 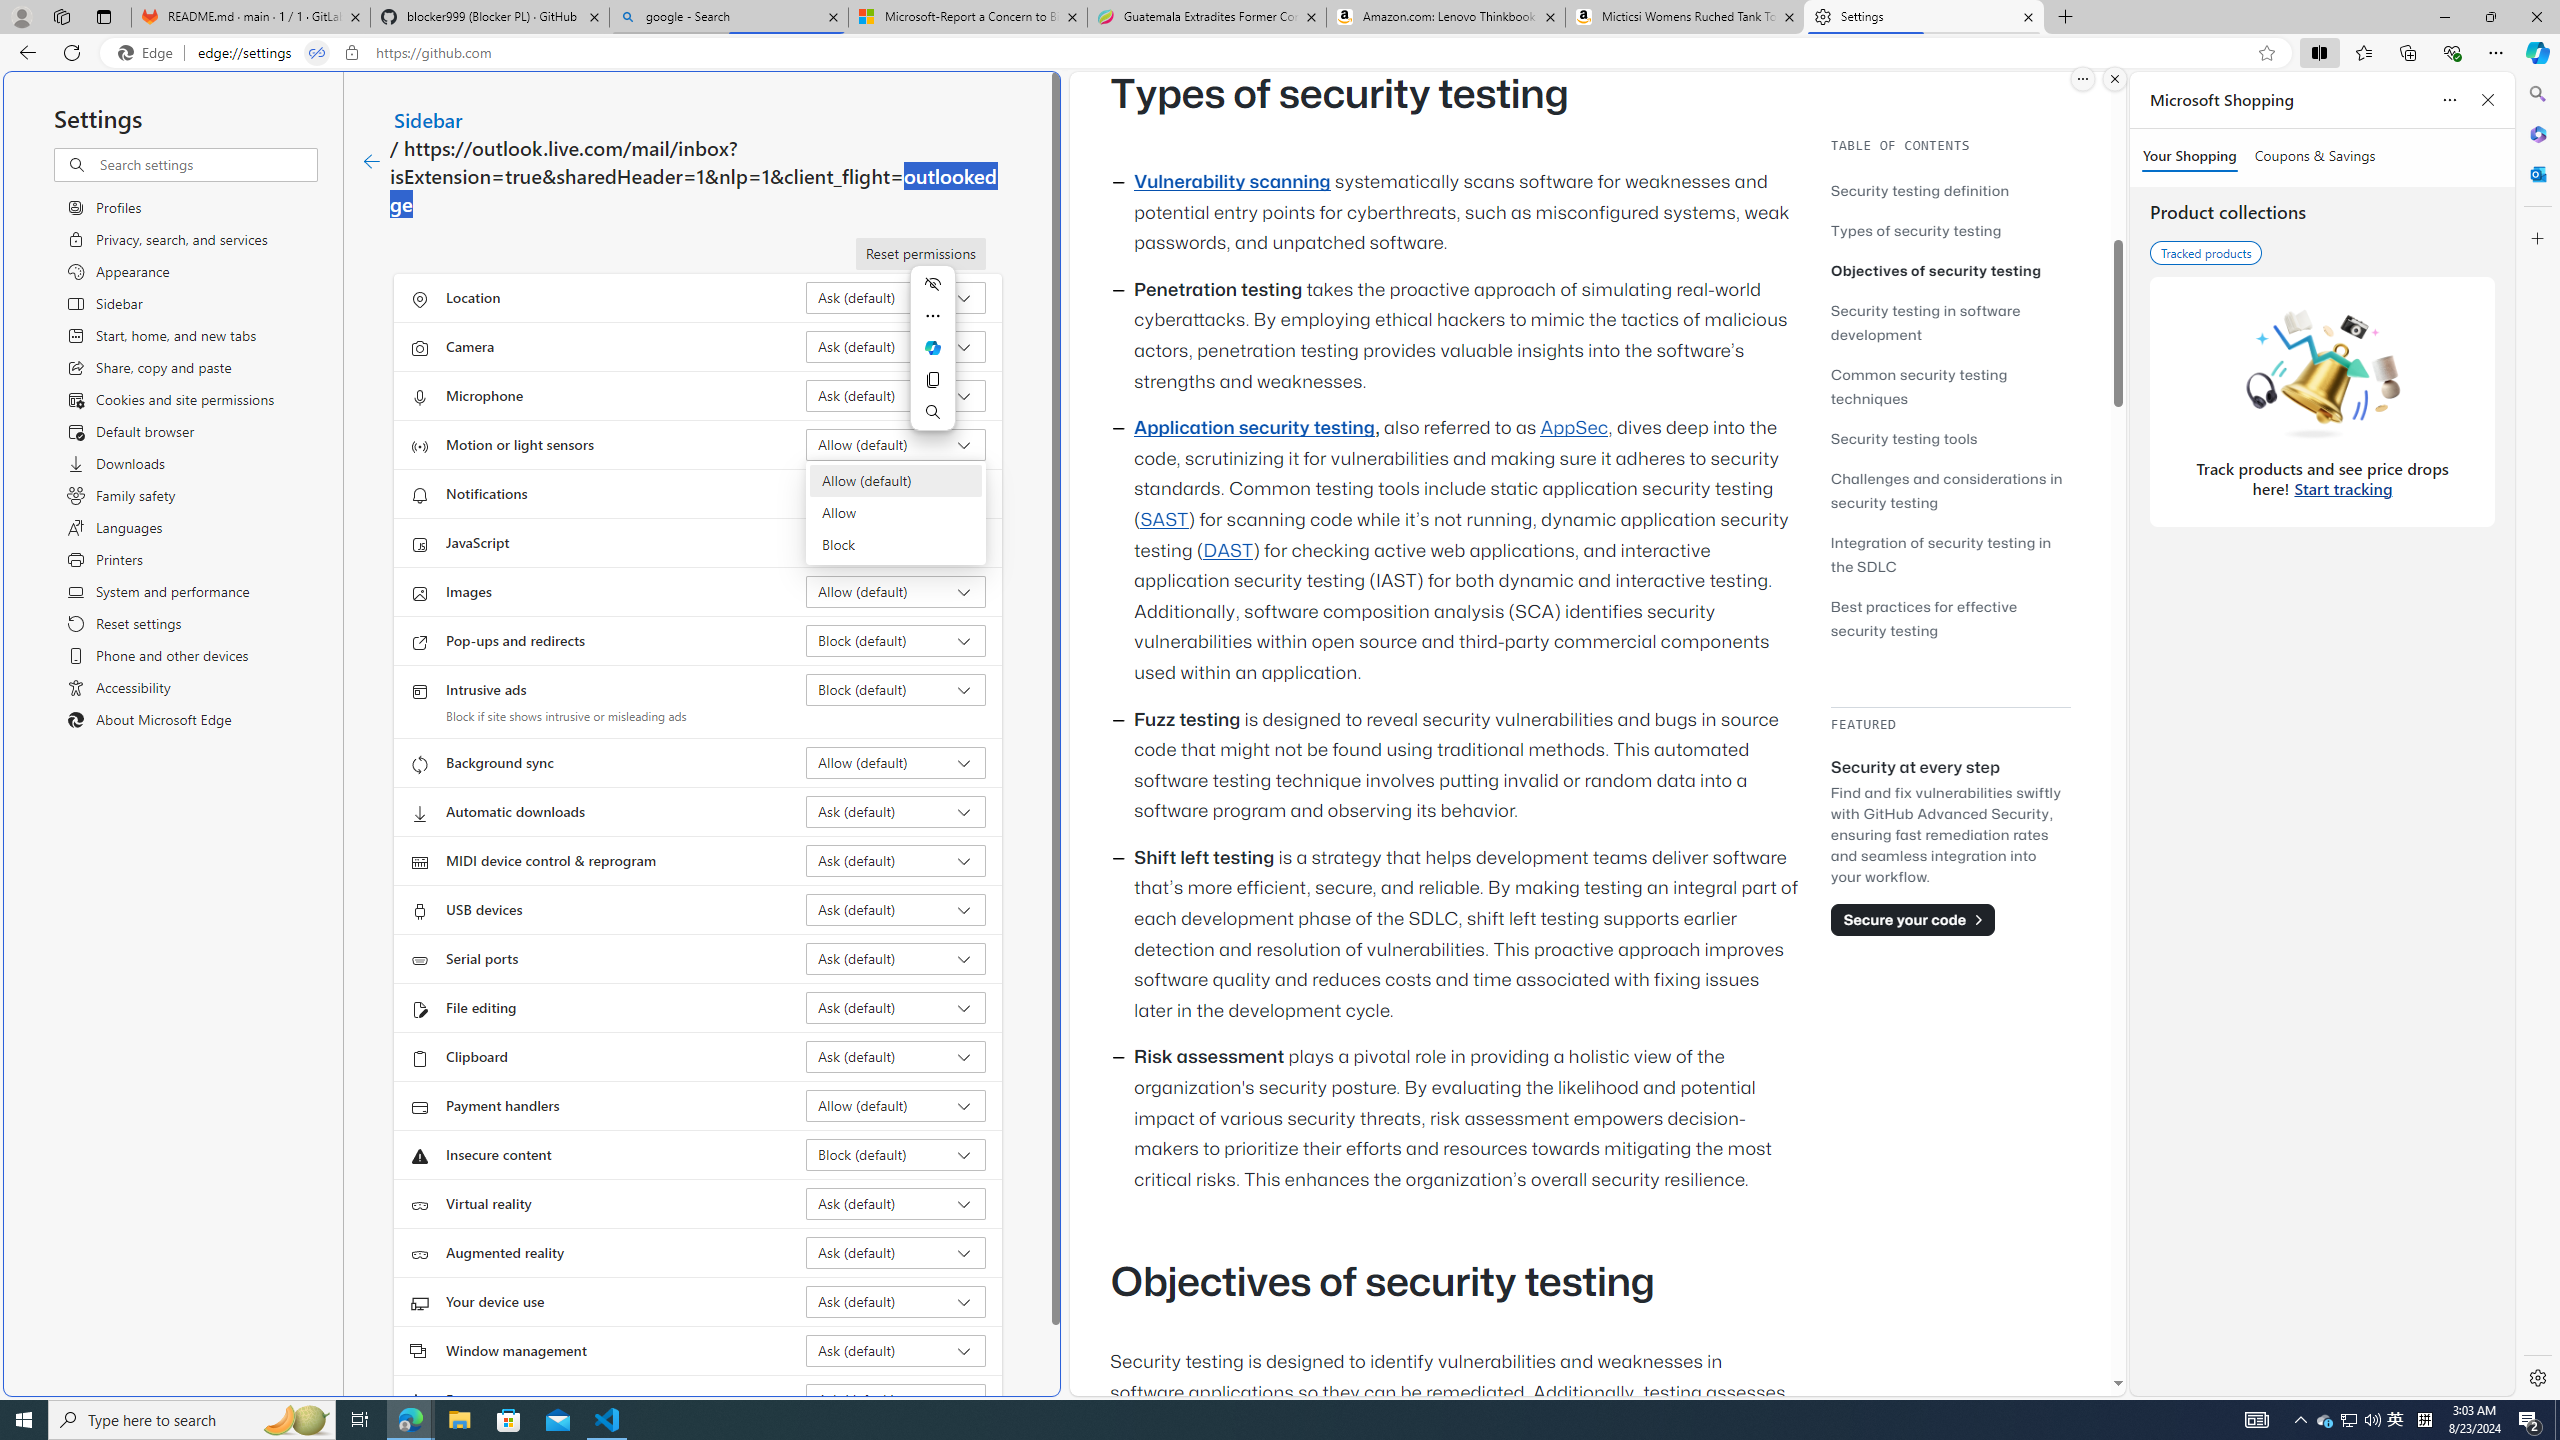 What do you see at coordinates (933, 283) in the screenshot?
I see `'Hide menu'` at bounding box center [933, 283].